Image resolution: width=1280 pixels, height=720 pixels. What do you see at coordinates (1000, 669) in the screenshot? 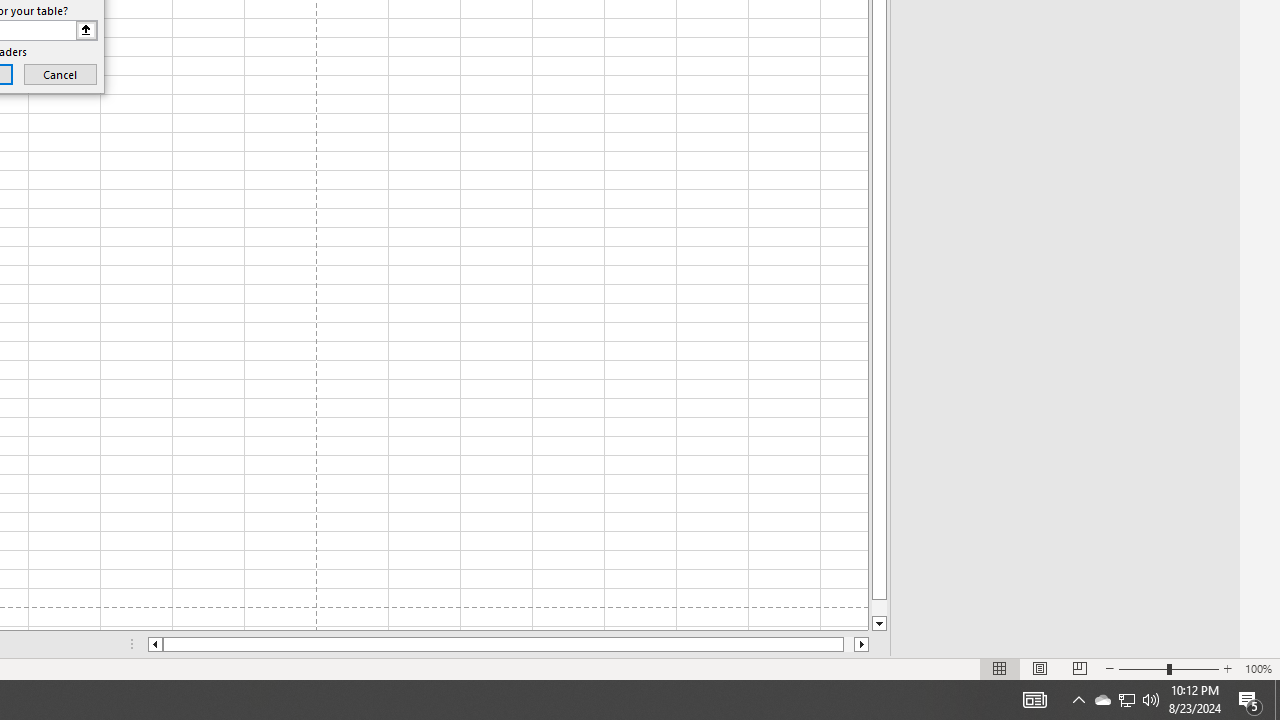
I see `'Normal'` at bounding box center [1000, 669].